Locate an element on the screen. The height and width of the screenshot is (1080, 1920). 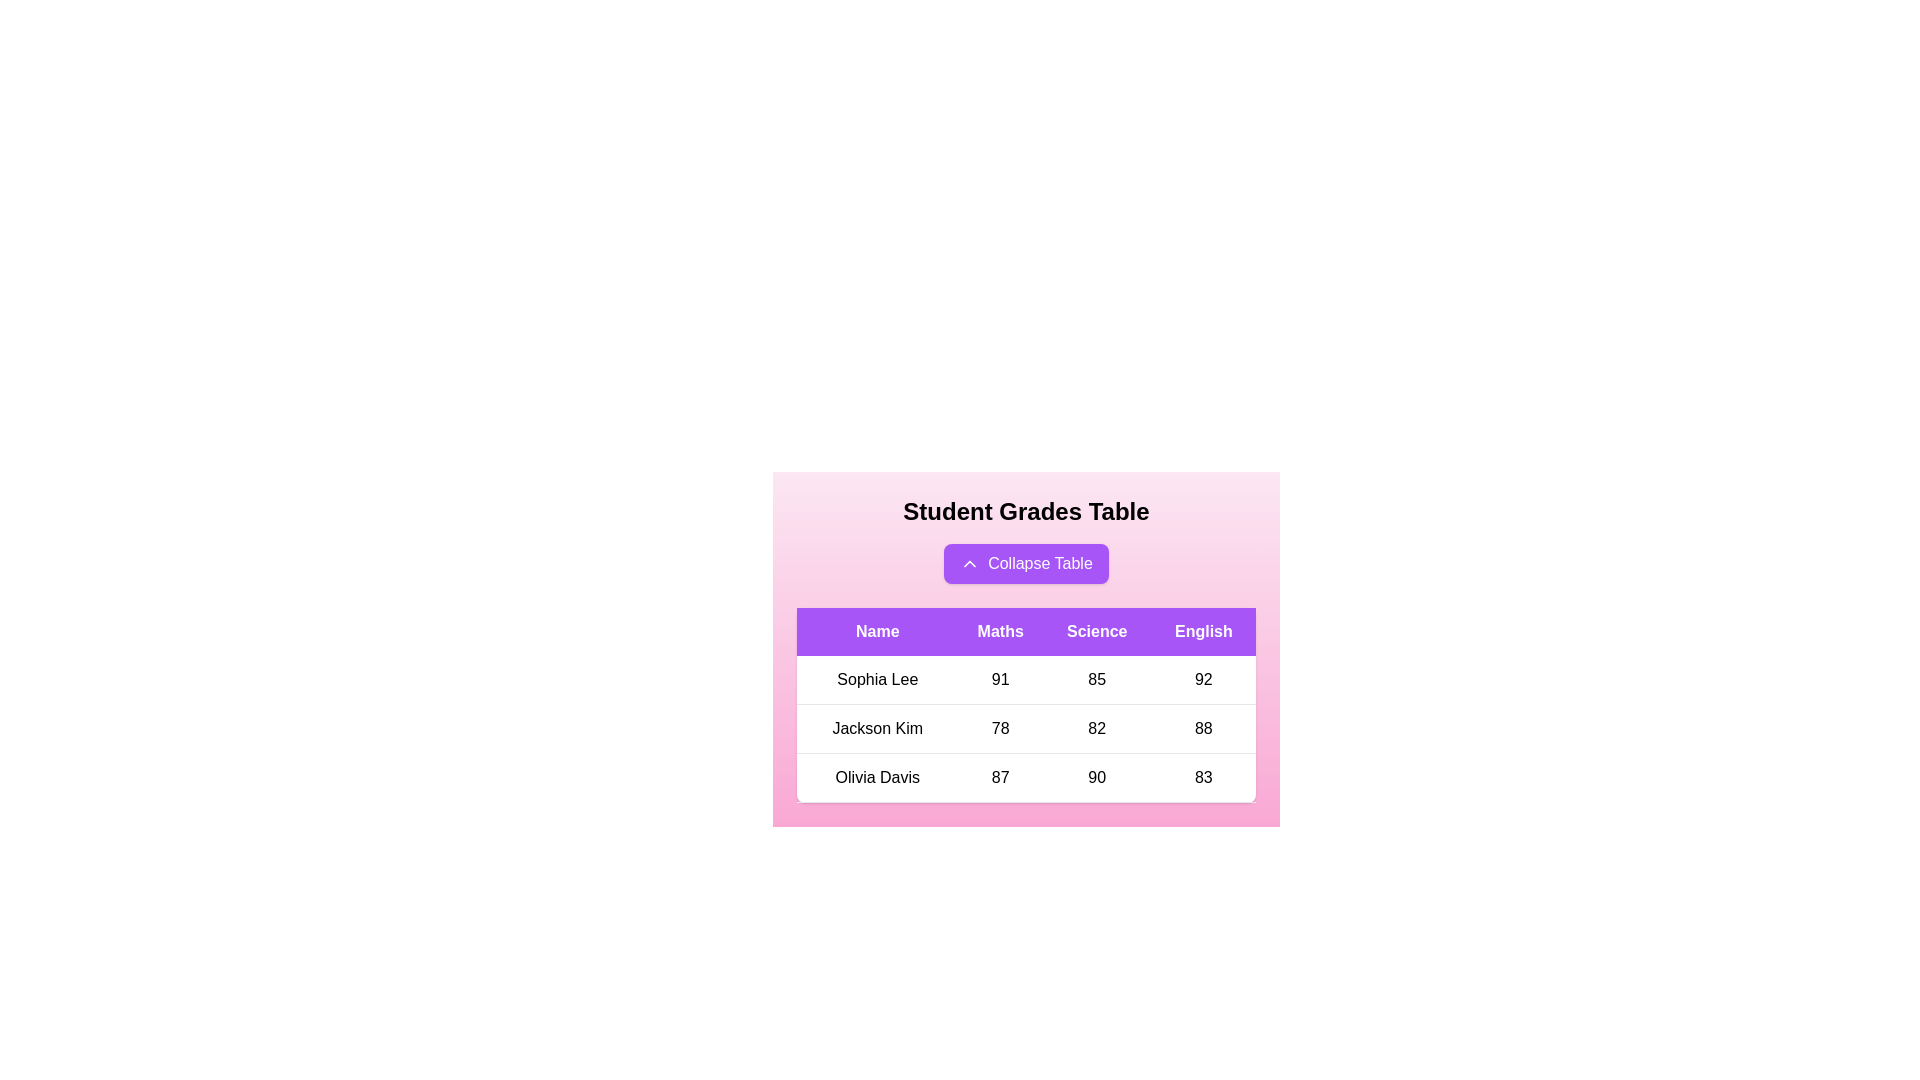
the header Science to sort the table by that column is located at coordinates (1096, 632).